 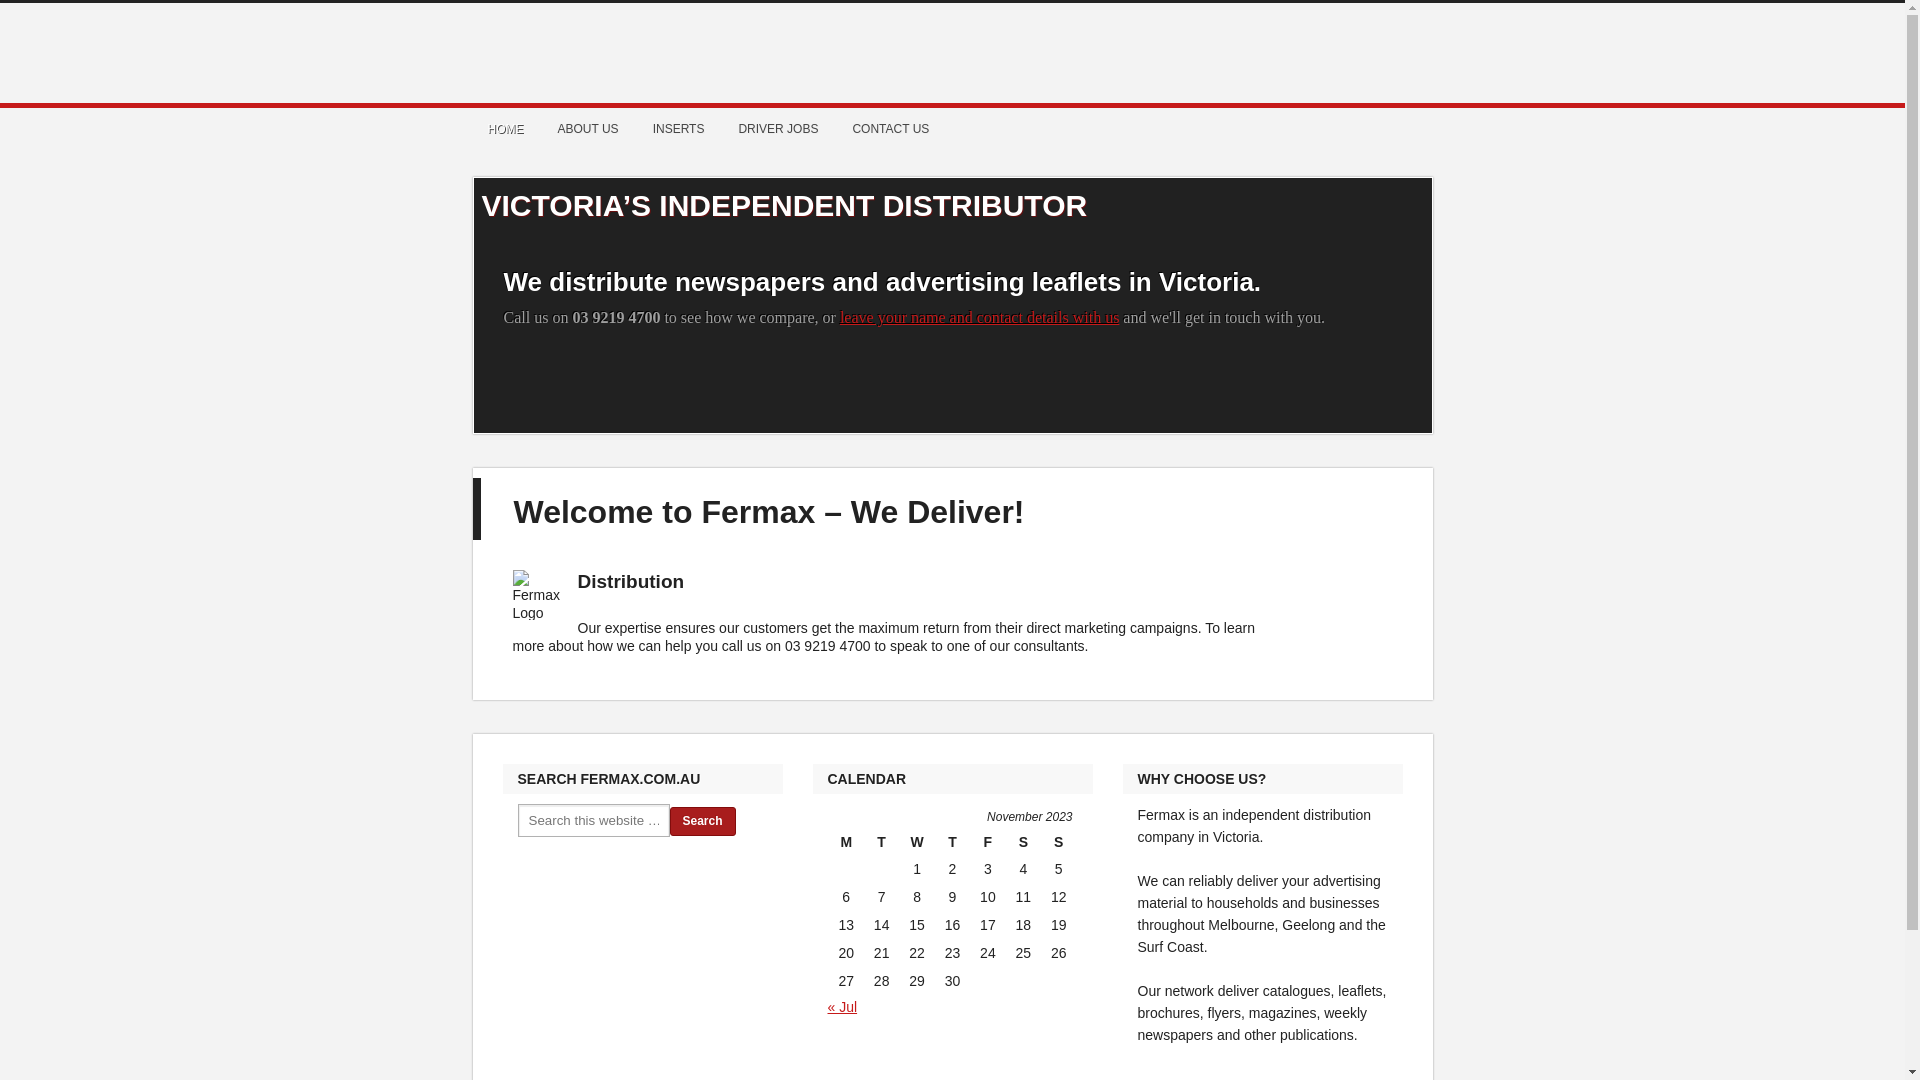 I want to click on 'INSERTS', so click(x=680, y=128).